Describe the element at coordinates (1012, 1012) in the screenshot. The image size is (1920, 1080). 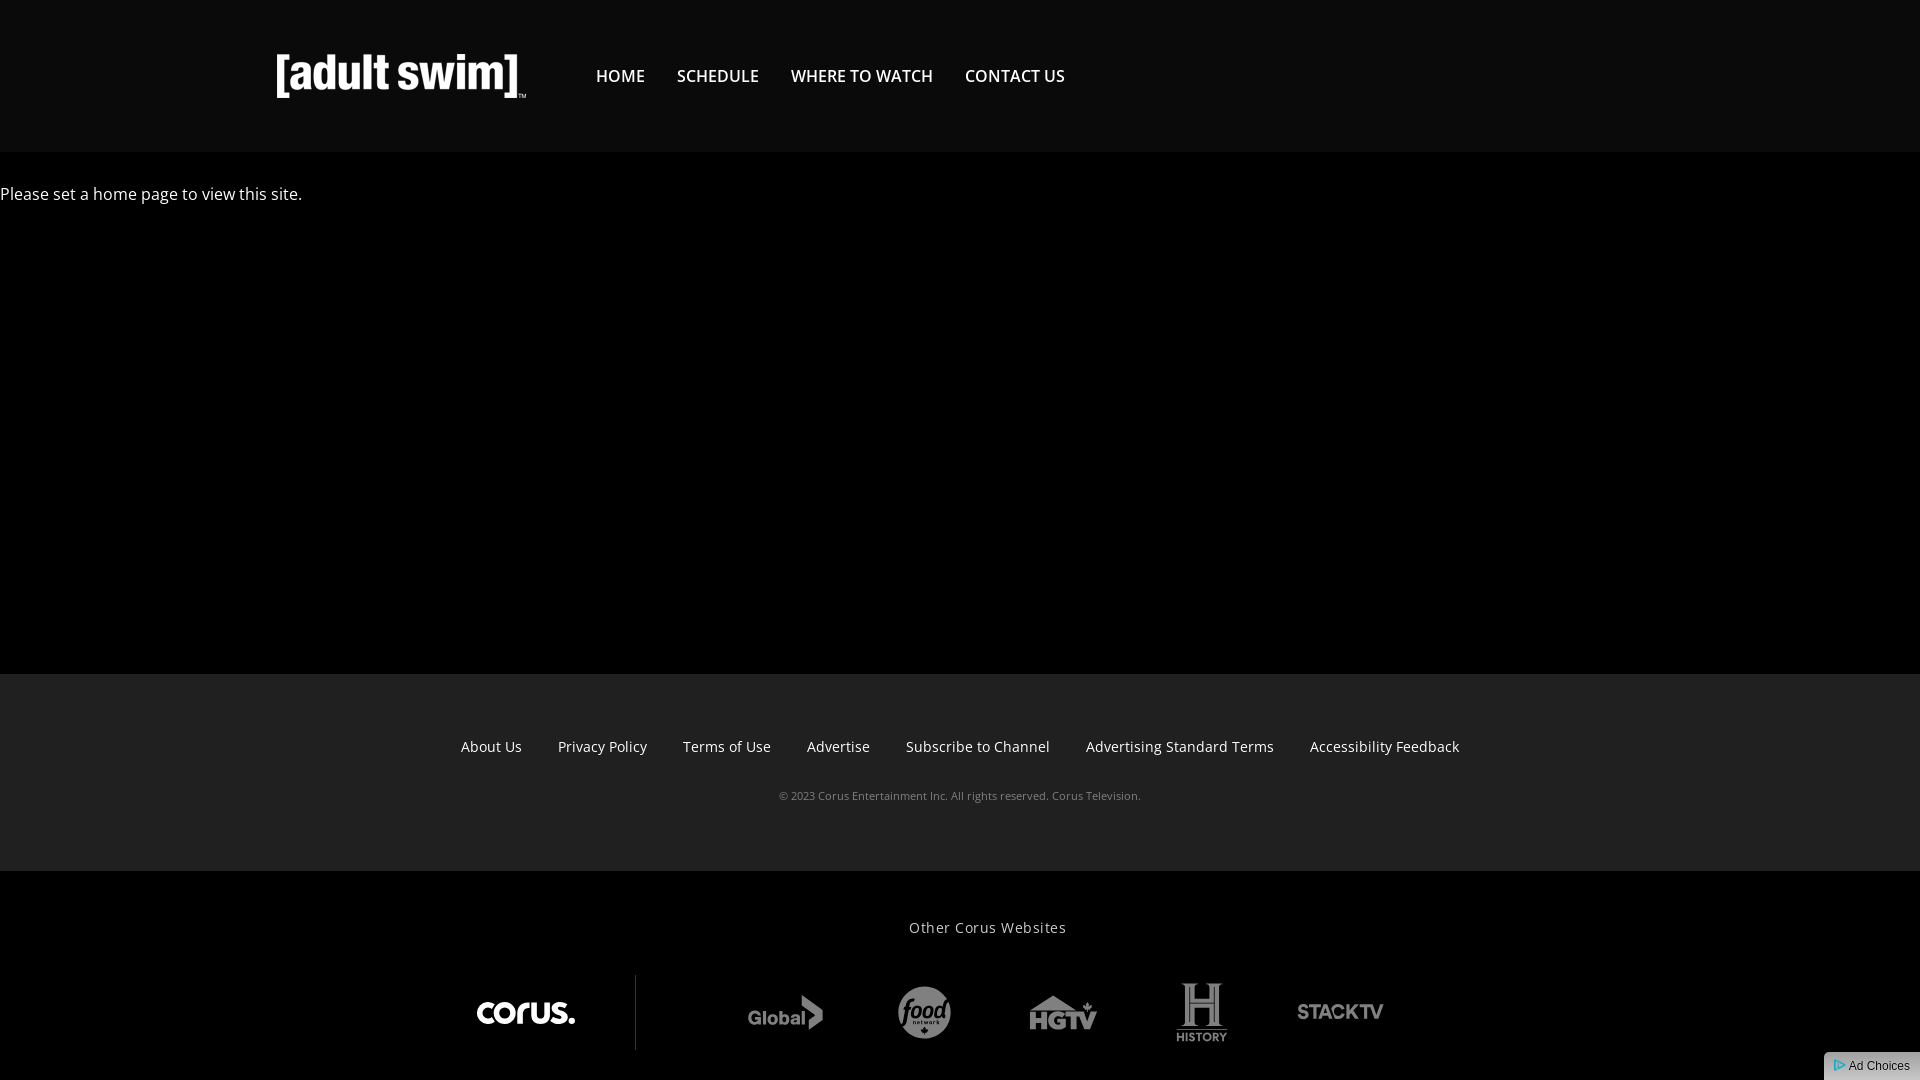
I see `'HGTV'` at that location.